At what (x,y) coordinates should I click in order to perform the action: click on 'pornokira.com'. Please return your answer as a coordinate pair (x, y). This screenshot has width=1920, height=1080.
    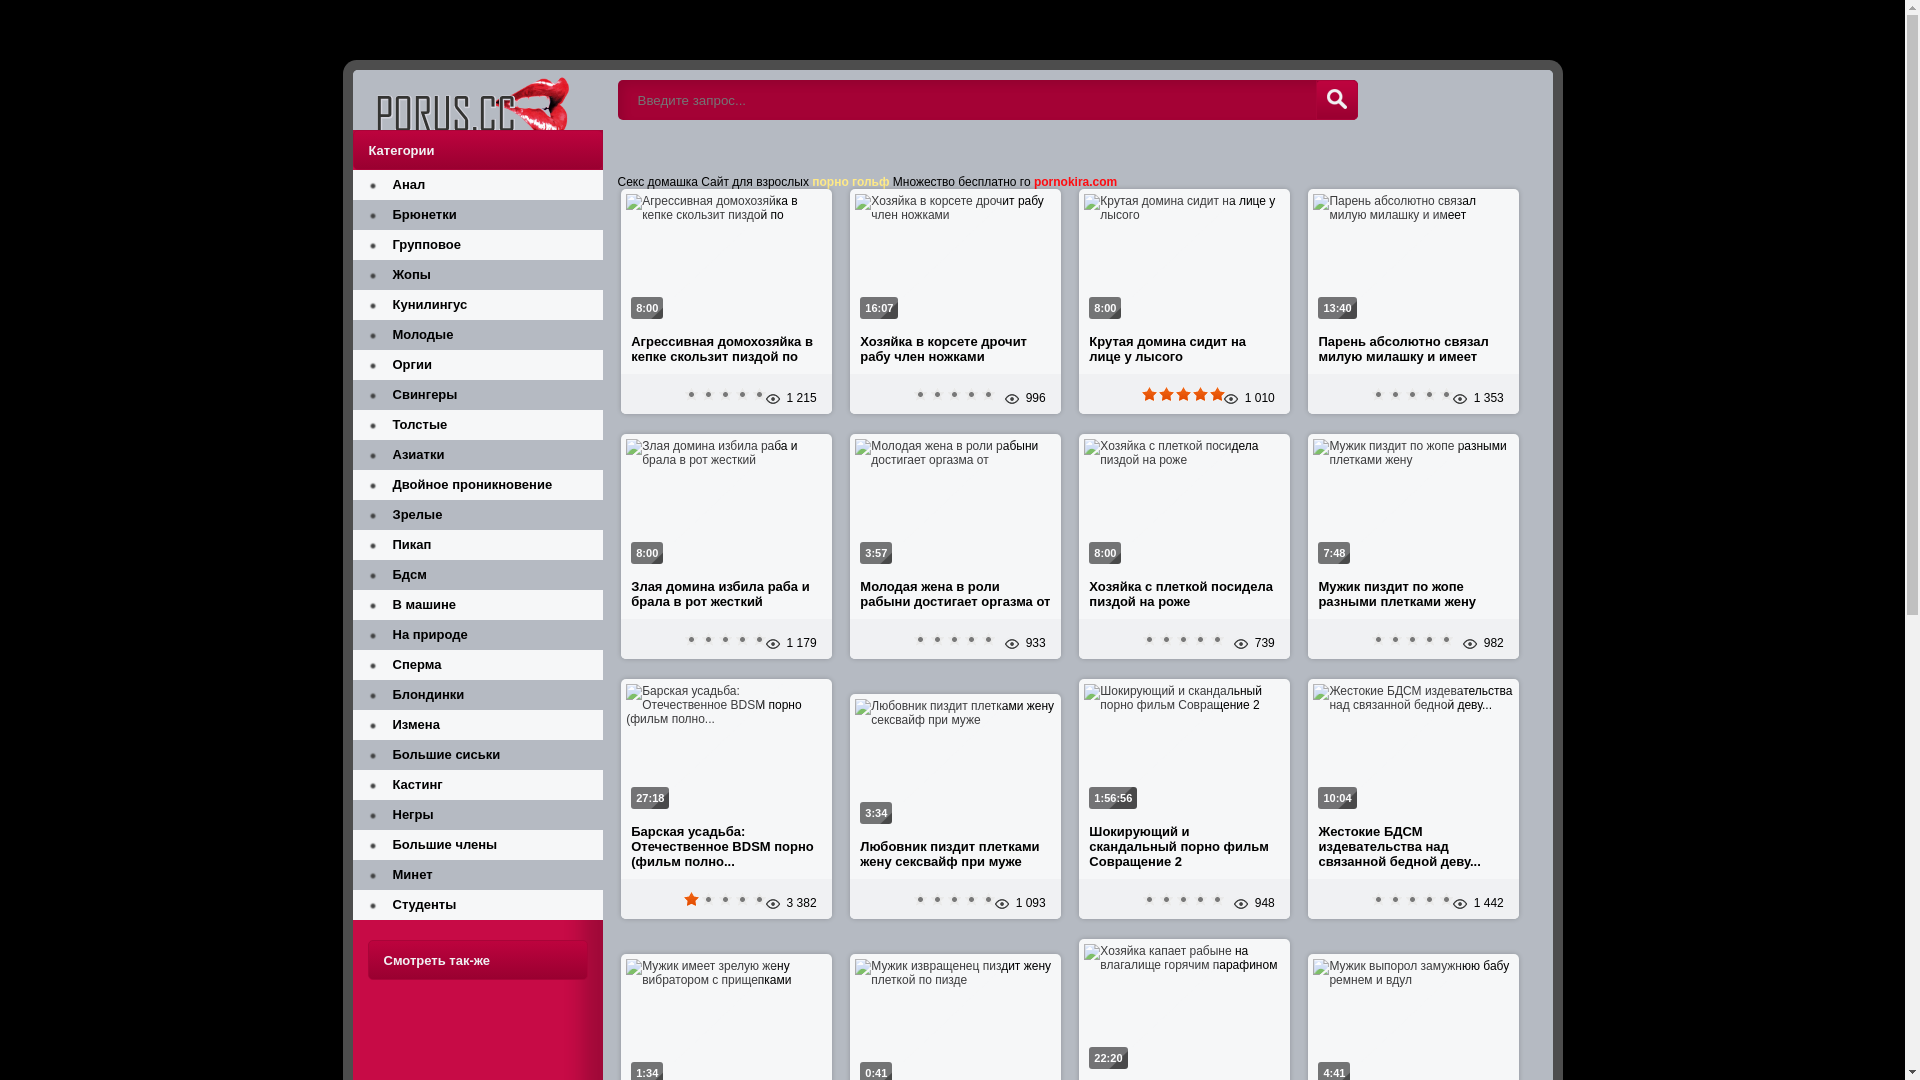
    Looking at the image, I should click on (1033, 181).